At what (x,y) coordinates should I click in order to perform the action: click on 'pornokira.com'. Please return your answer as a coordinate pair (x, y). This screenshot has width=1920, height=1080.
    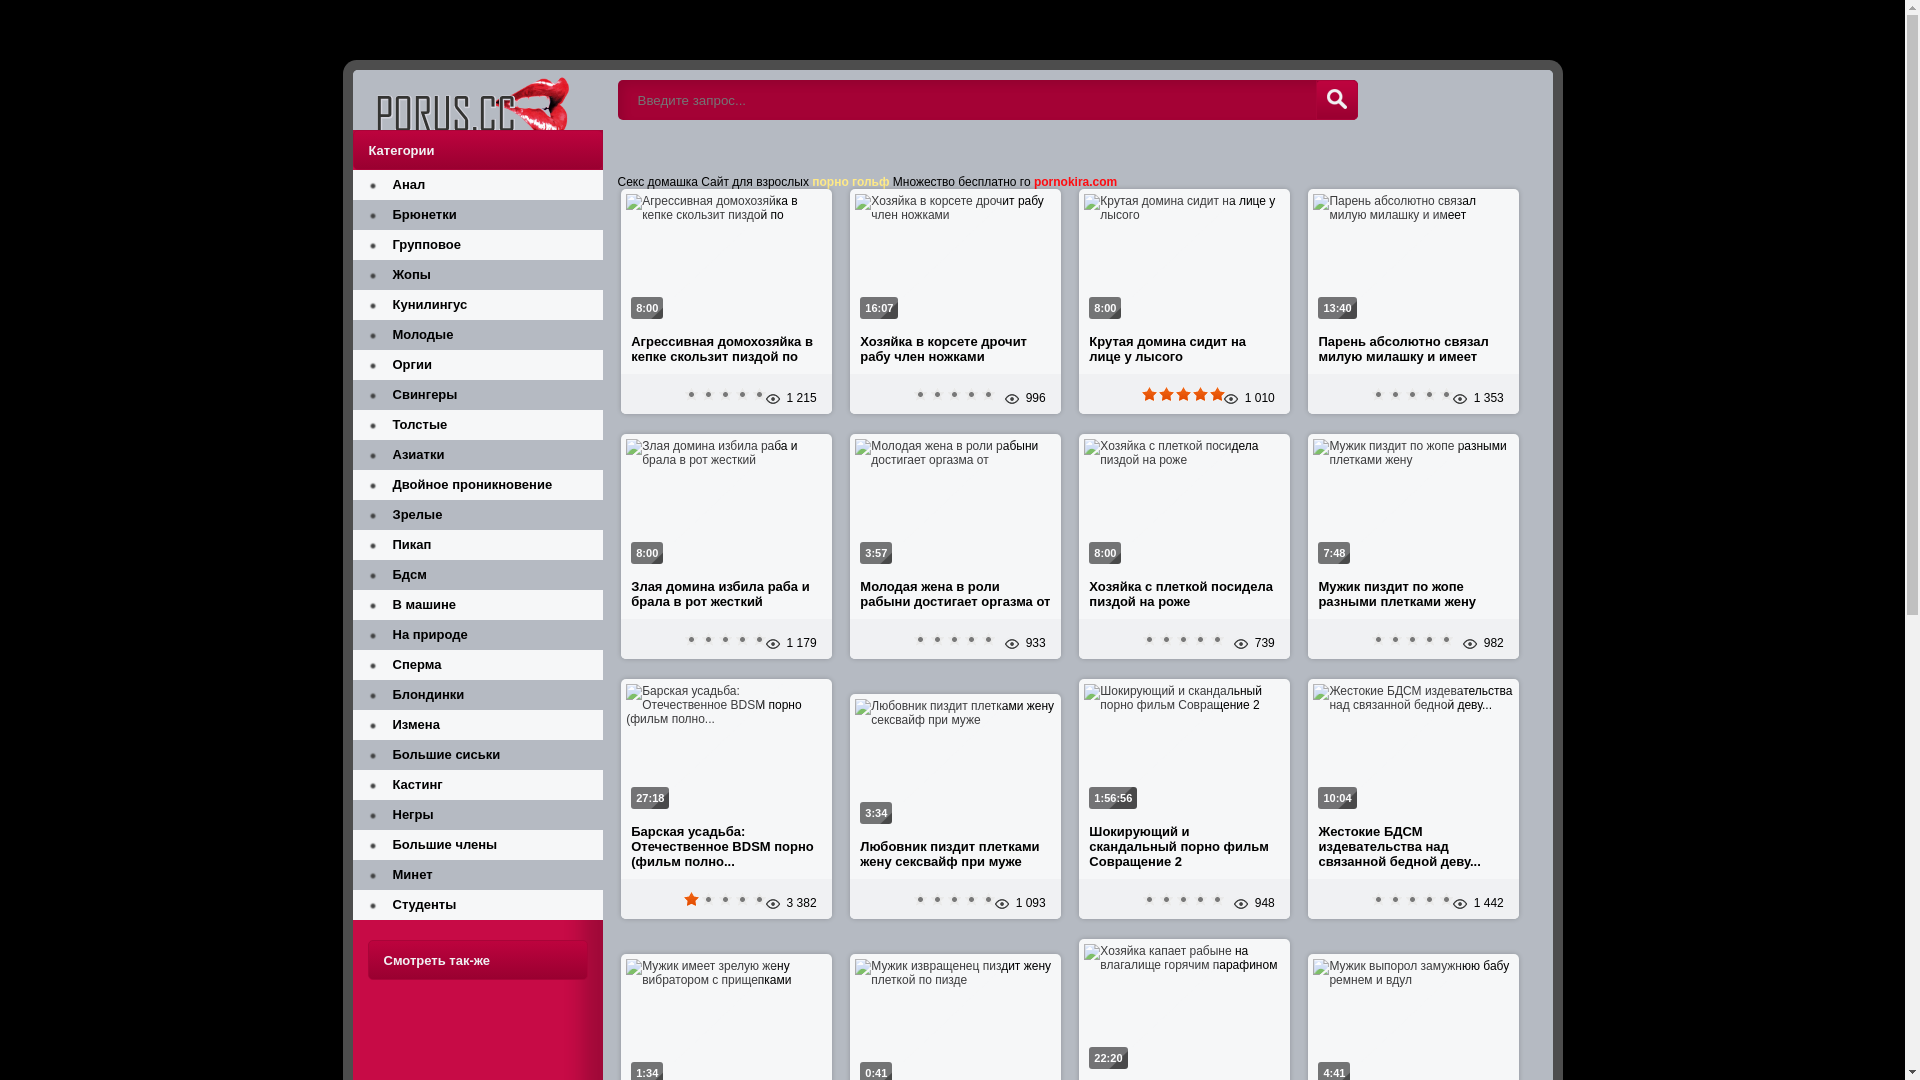
    Looking at the image, I should click on (1033, 181).